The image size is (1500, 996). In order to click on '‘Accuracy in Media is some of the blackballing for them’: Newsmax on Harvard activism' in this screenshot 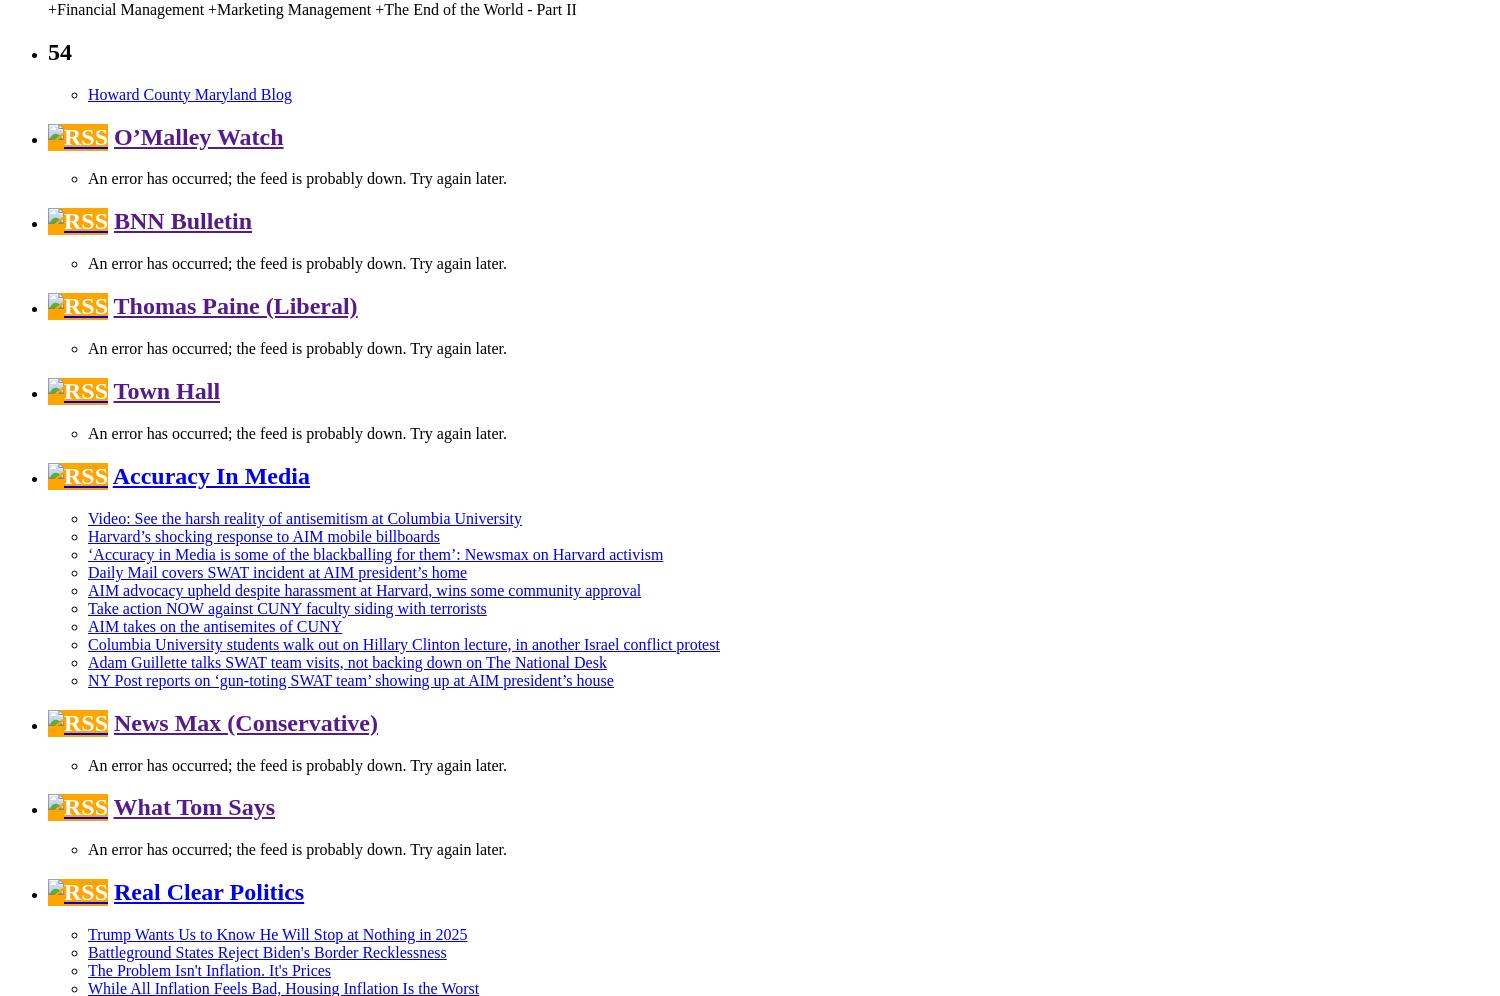, I will do `click(375, 552)`.